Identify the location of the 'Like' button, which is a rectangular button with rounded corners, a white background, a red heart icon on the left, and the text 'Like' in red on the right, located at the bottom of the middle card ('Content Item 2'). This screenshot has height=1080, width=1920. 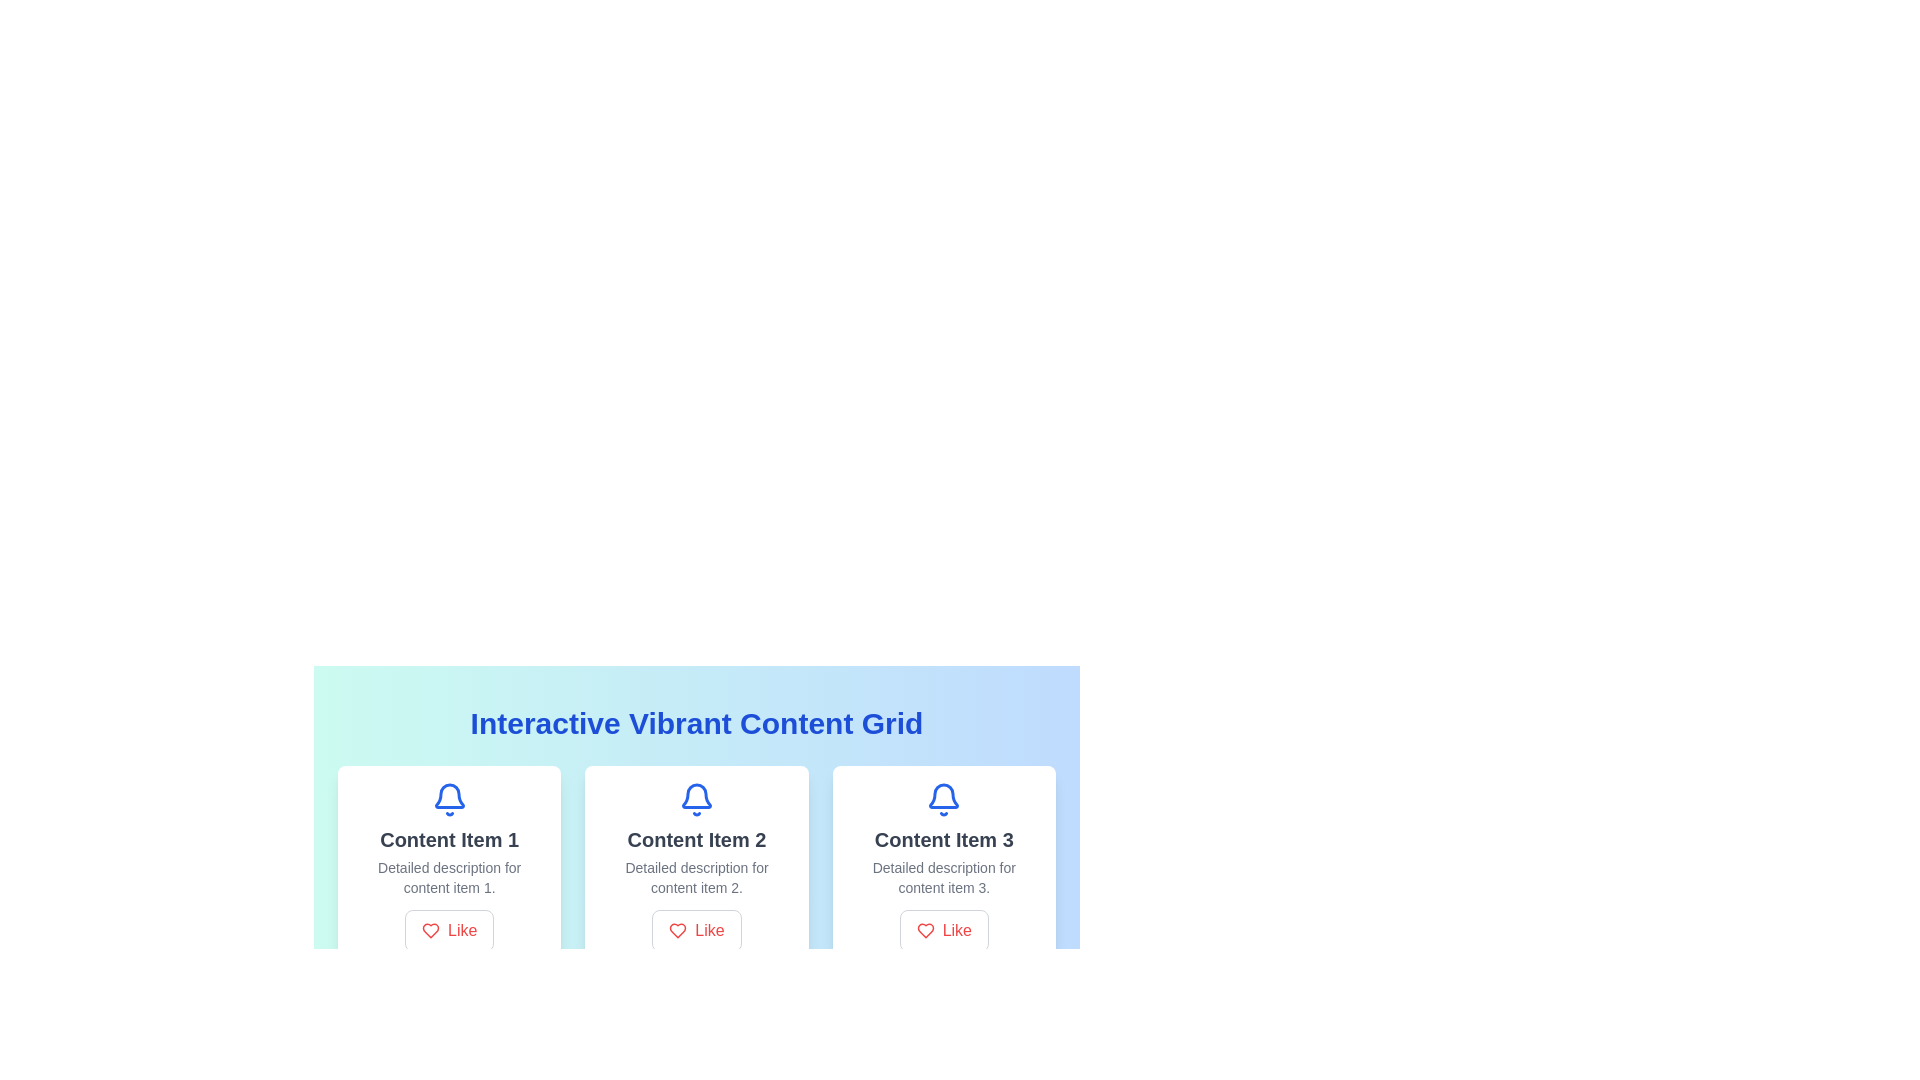
(696, 930).